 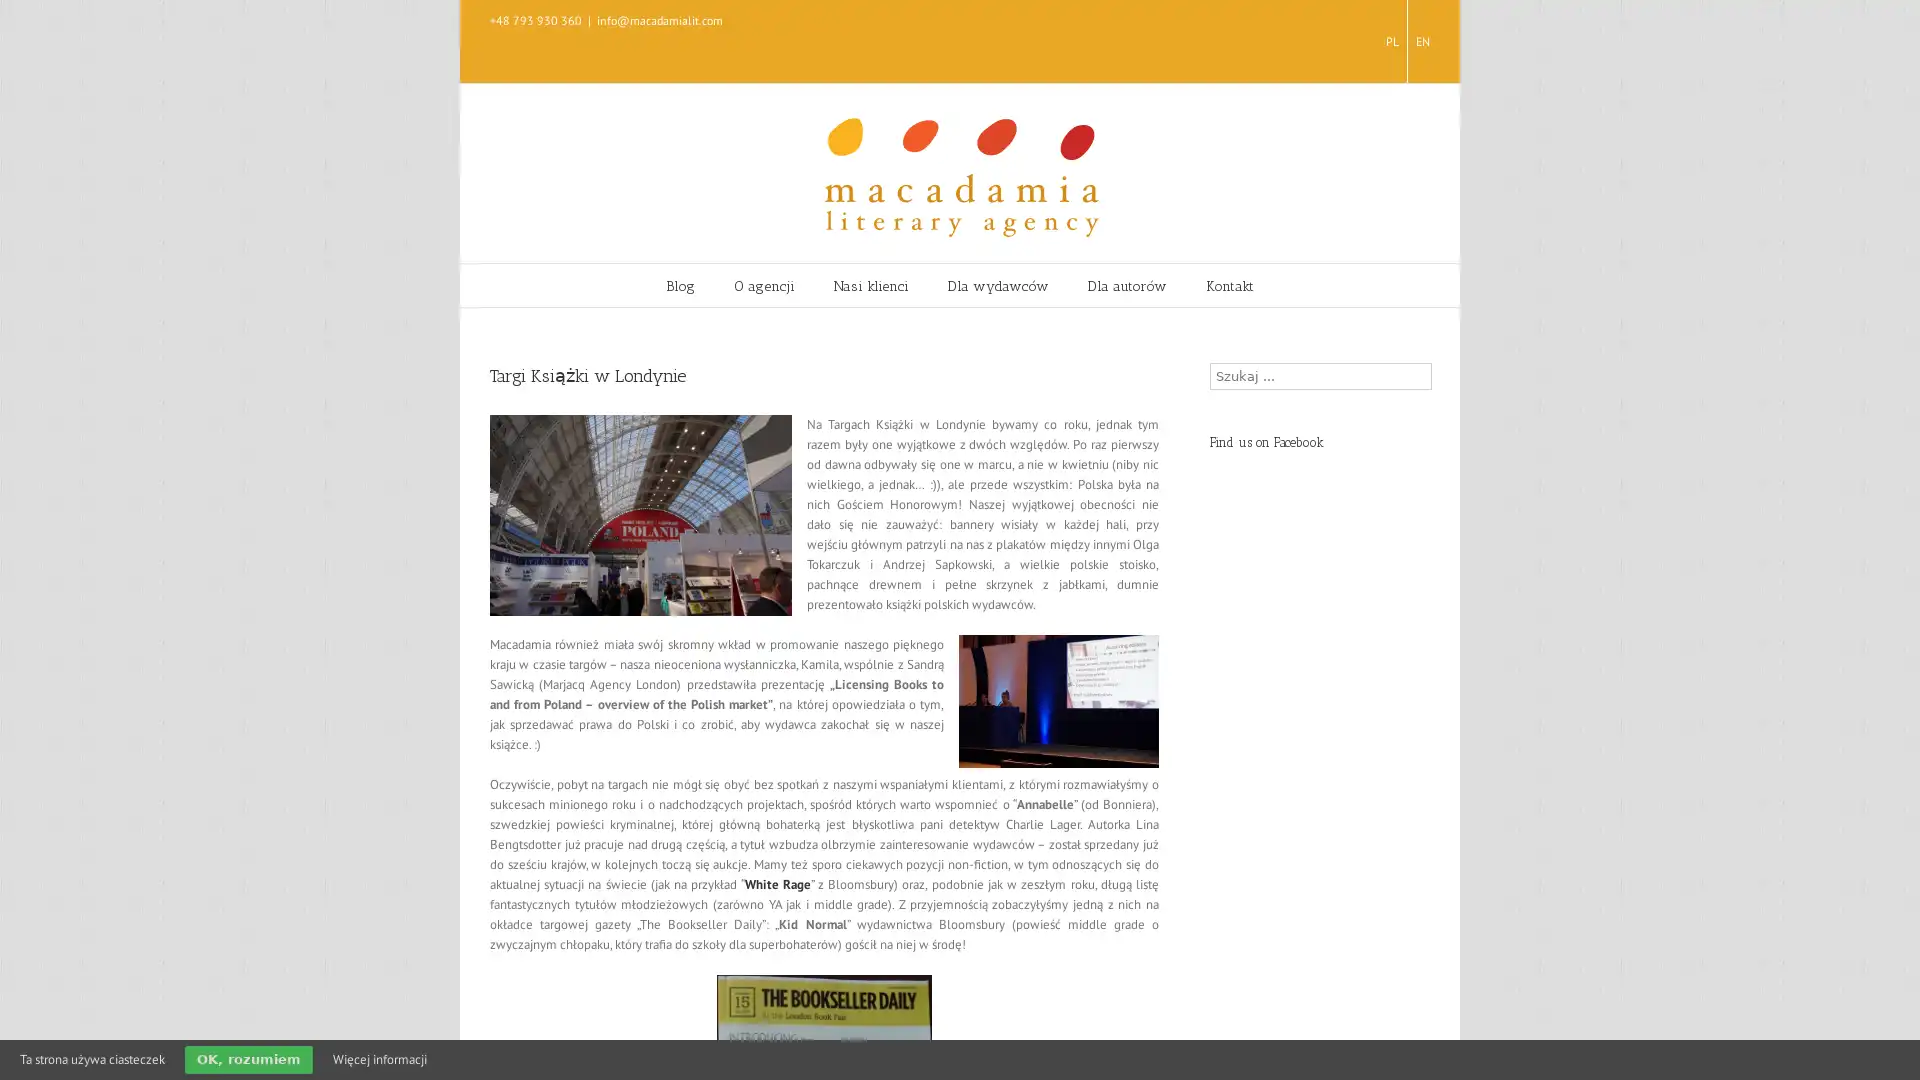 I want to click on OK, rozumiem, so click(x=248, y=1059).